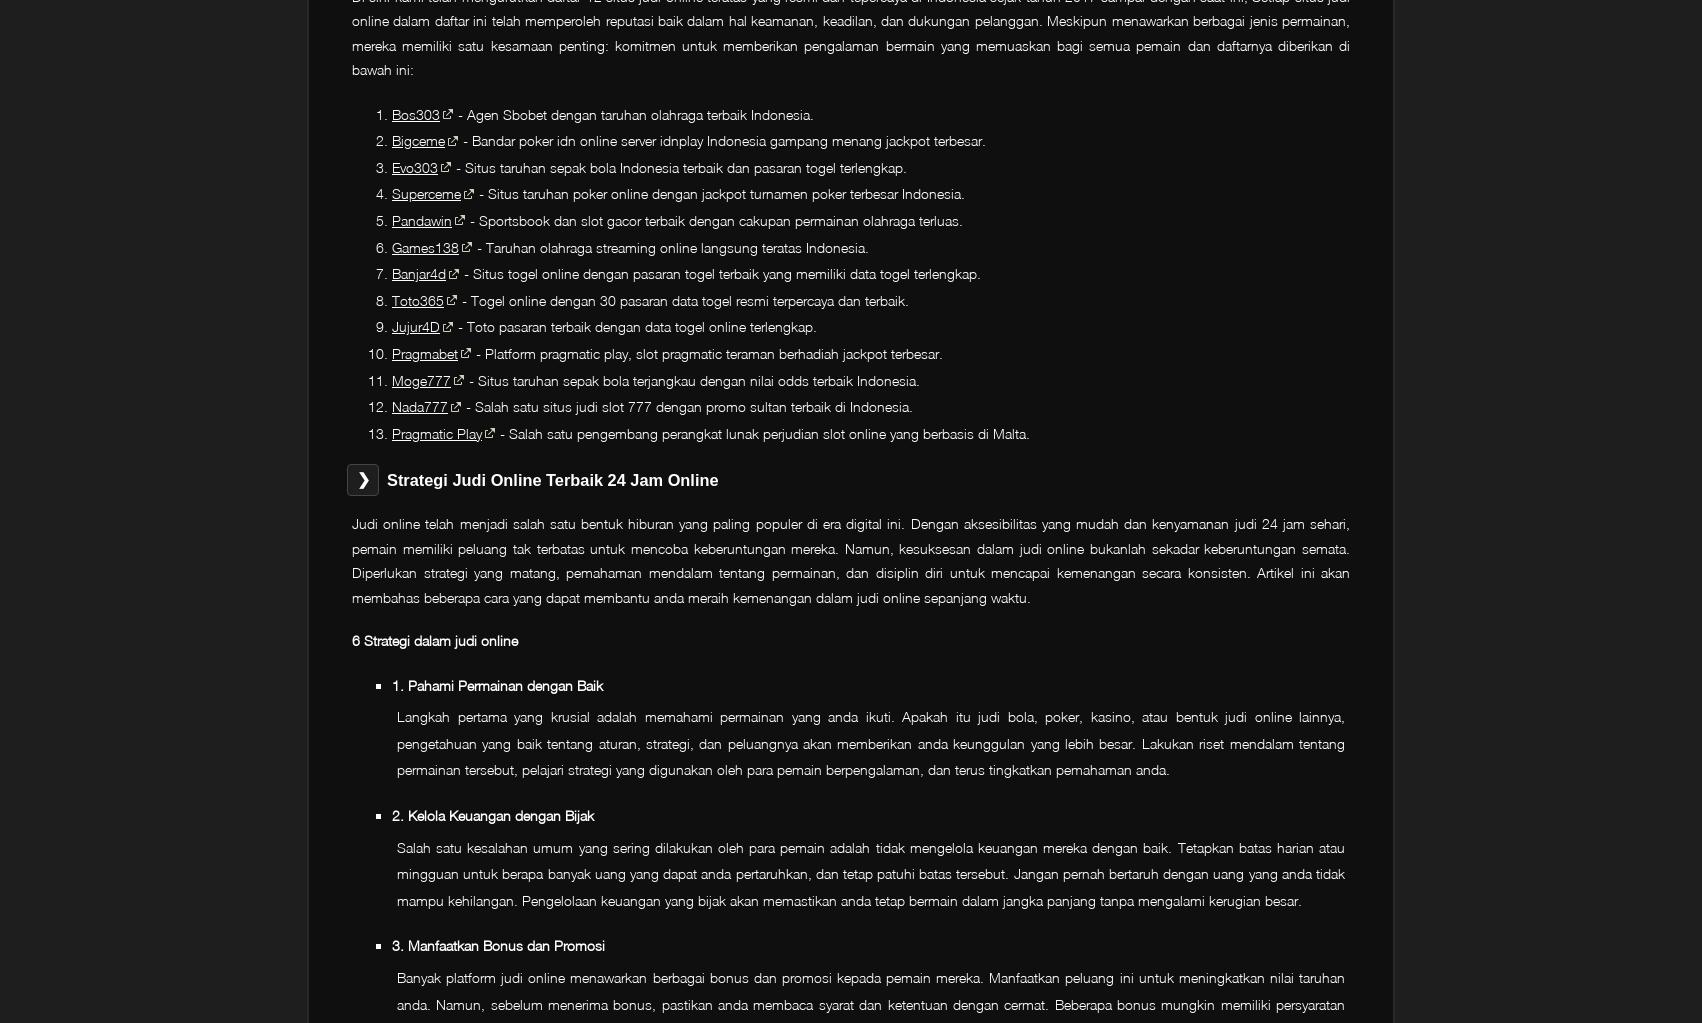  Describe the element at coordinates (391, 432) in the screenshot. I see `'Pragmatic Play'` at that location.